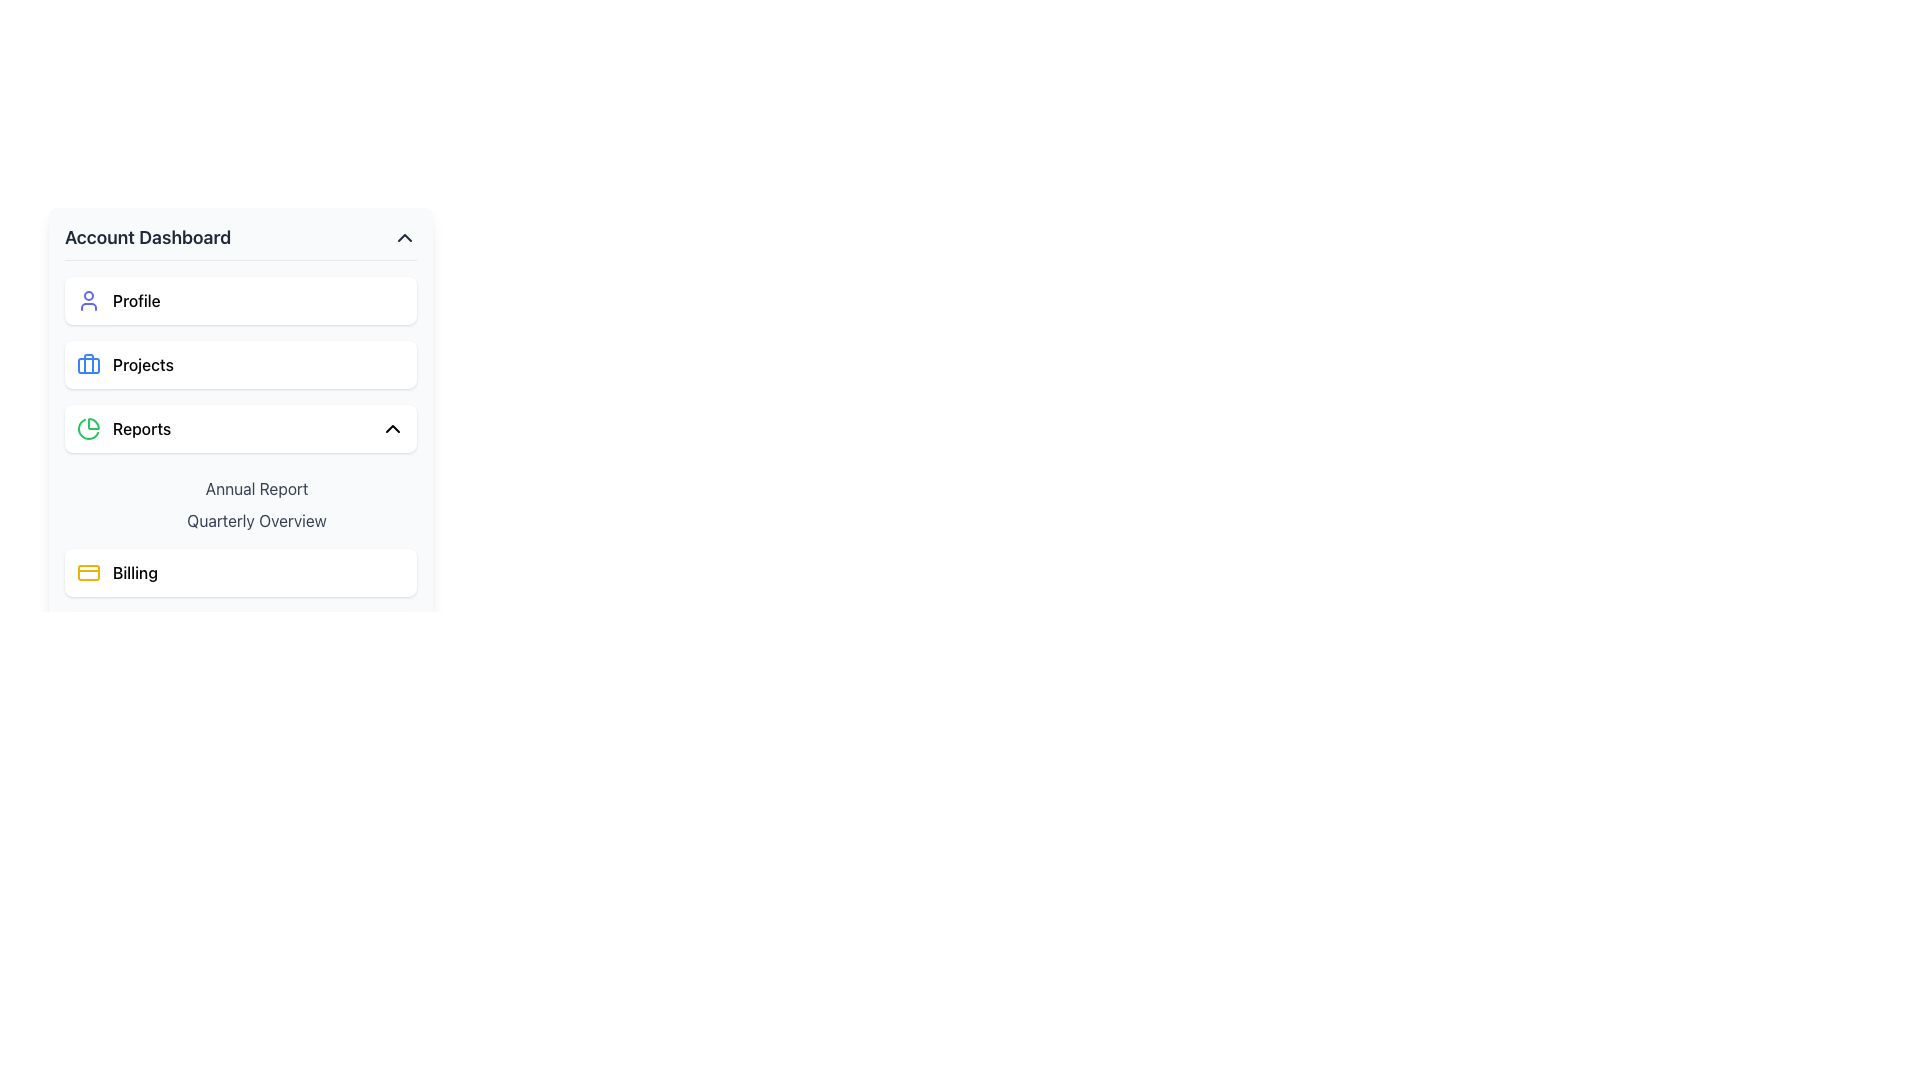 The image size is (1920, 1080). I want to click on the 'Billing' button located as the sixth item in the vertical list under 'Account Dashboard', positioned between 'Quarterly Overview' and 'Settings', so click(240, 573).